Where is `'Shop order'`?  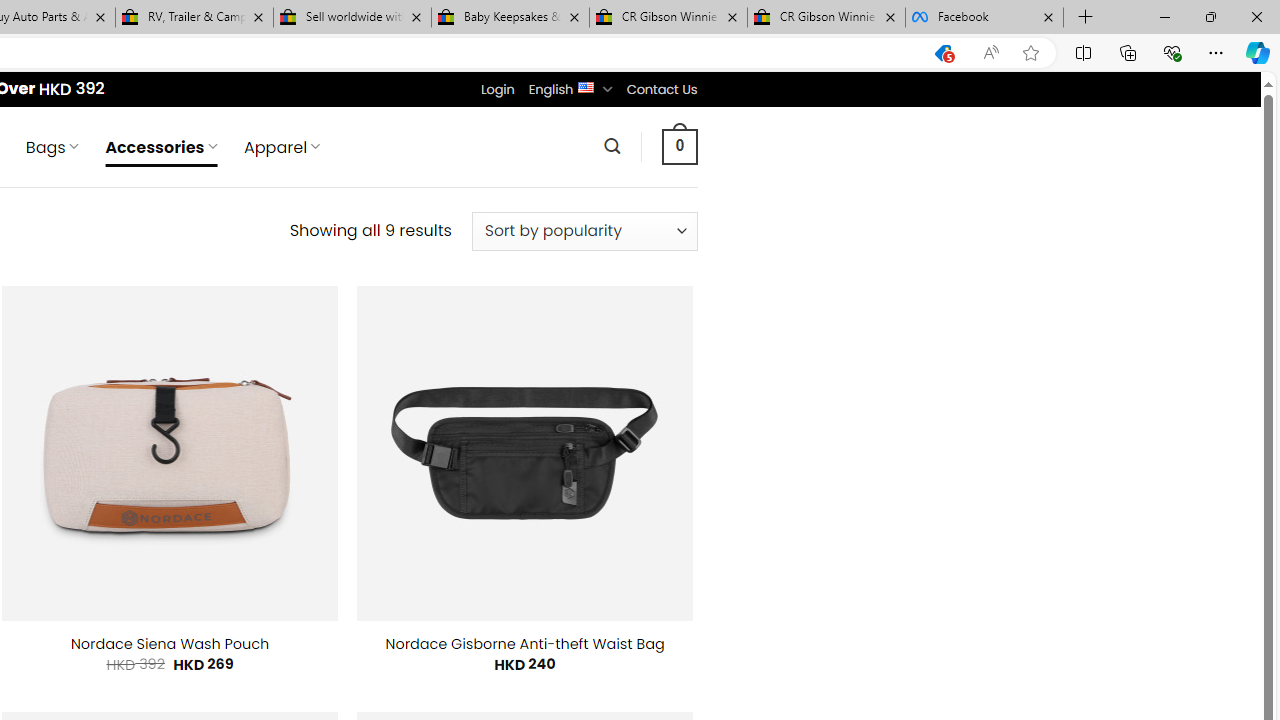
'Shop order' is located at coordinates (583, 230).